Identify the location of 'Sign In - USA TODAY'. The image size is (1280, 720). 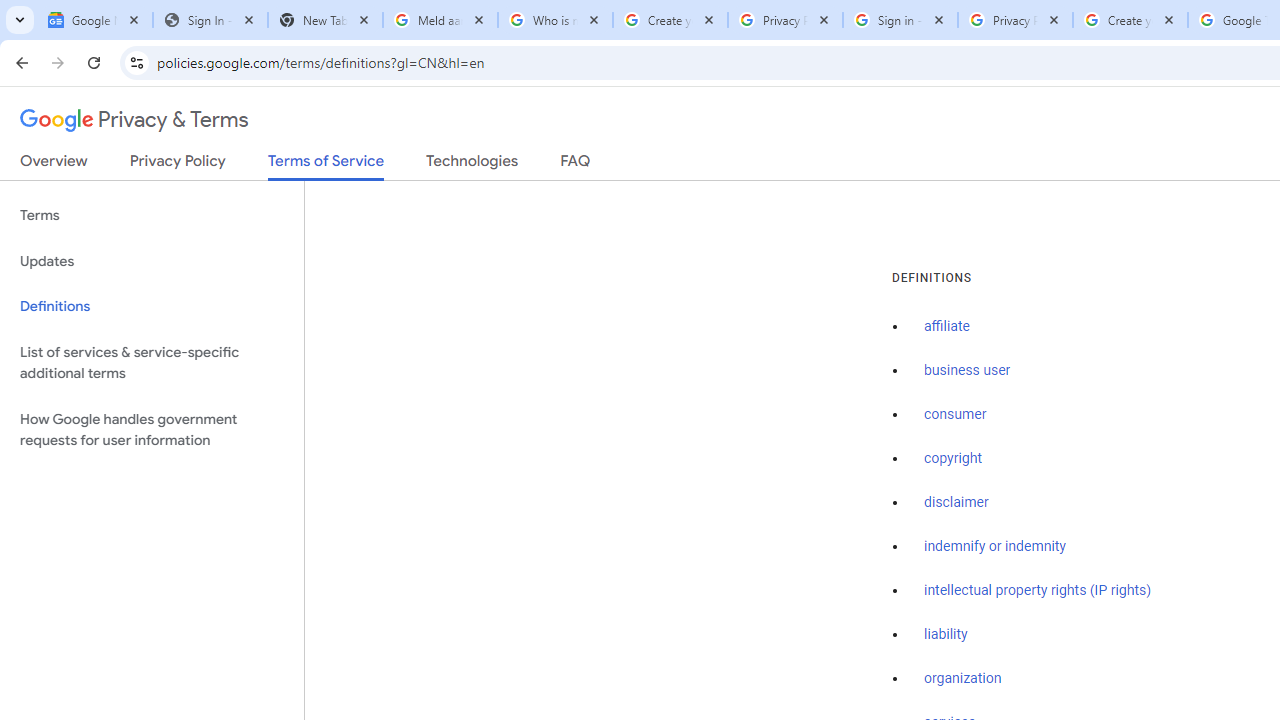
(209, 20).